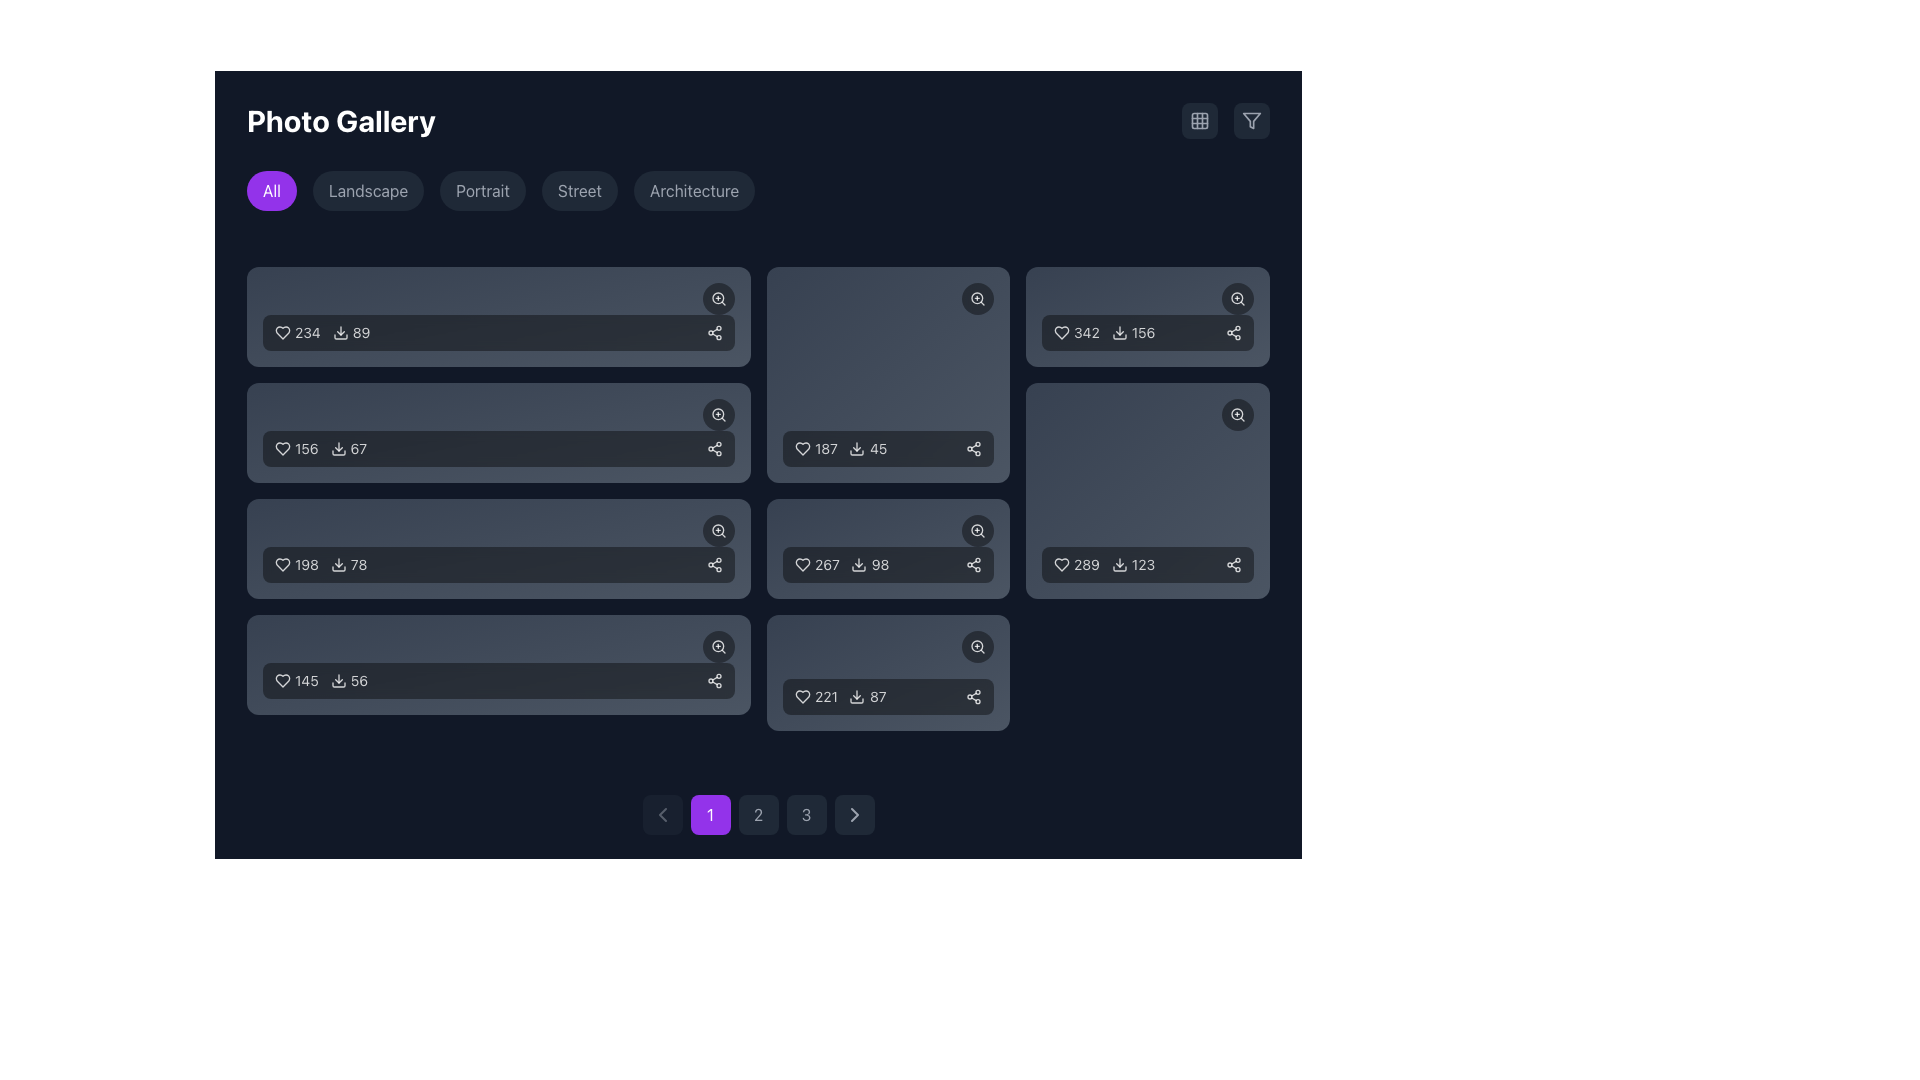 This screenshot has height=1080, width=1920. What do you see at coordinates (717, 529) in the screenshot?
I see `the circular magnifying glass icon located in the bottom row of the gallery grid` at bounding box center [717, 529].